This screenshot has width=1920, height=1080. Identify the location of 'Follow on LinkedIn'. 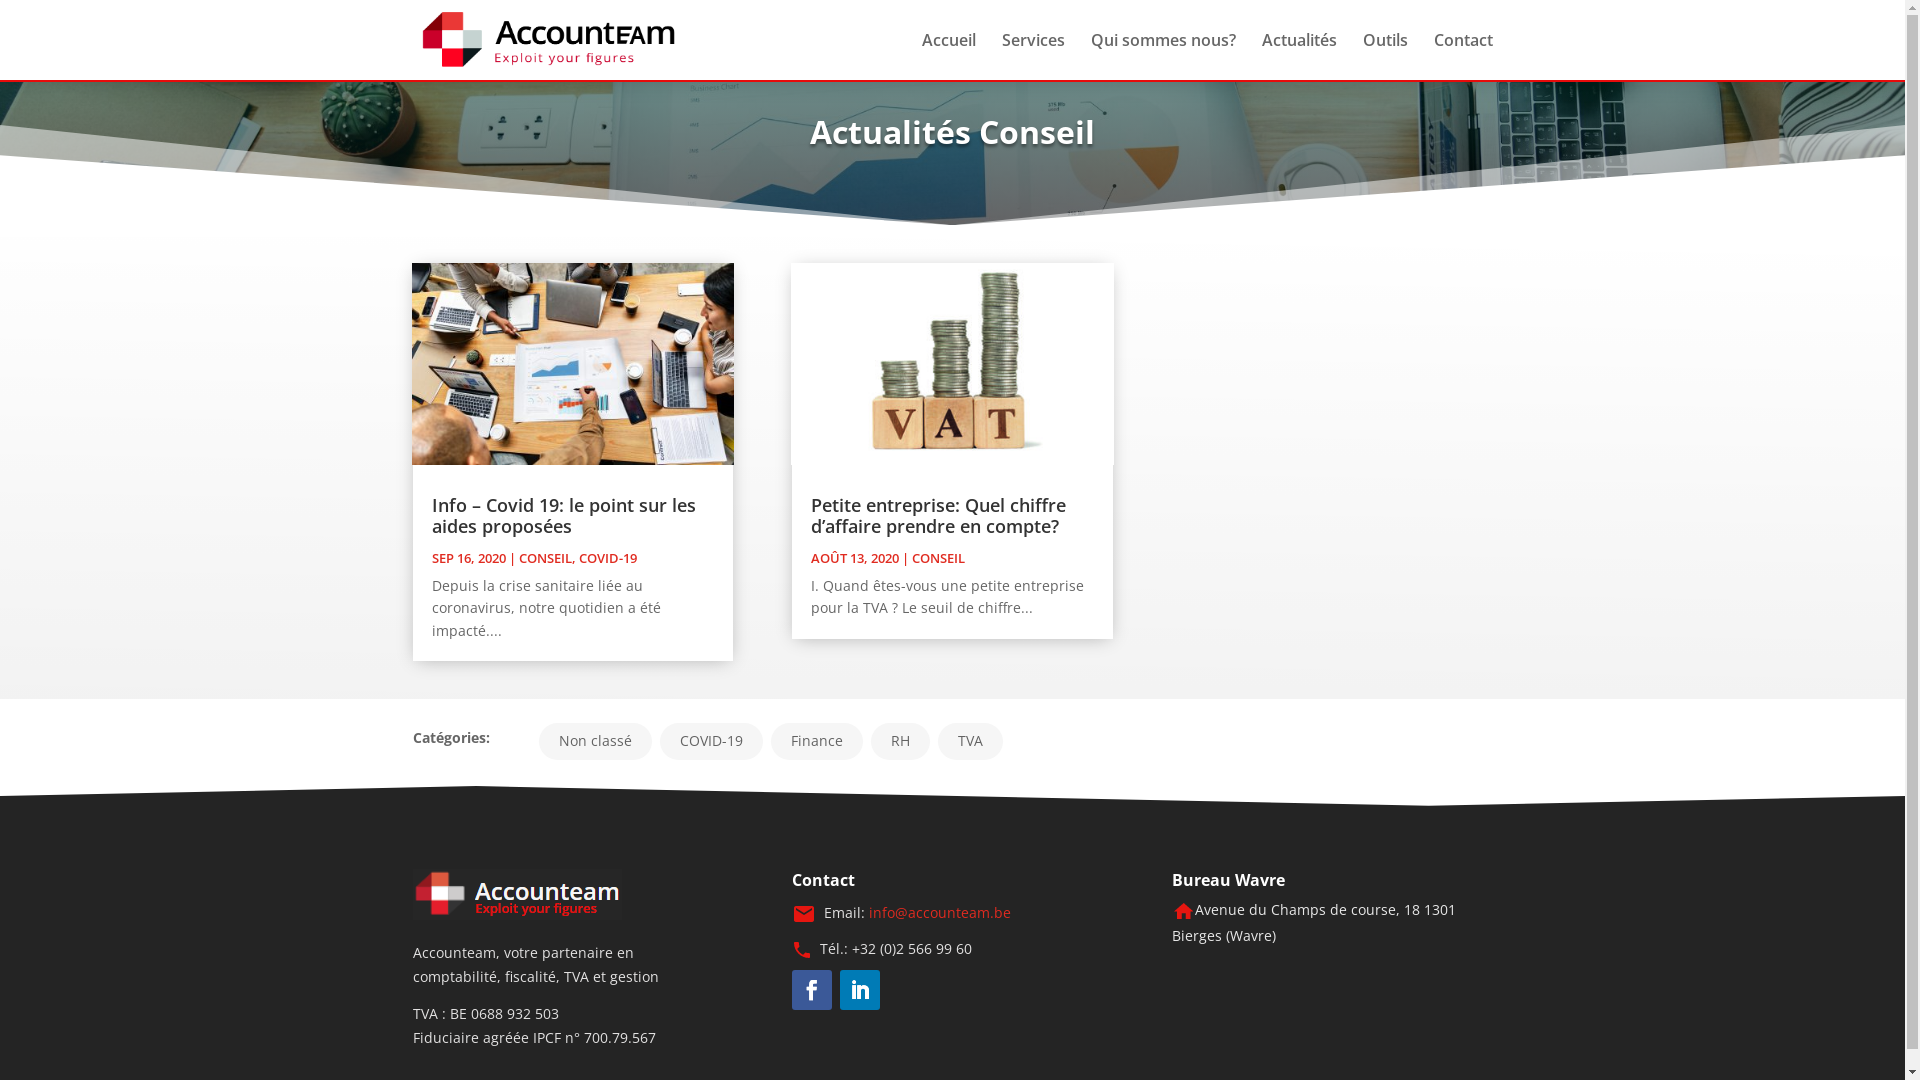
(859, 990).